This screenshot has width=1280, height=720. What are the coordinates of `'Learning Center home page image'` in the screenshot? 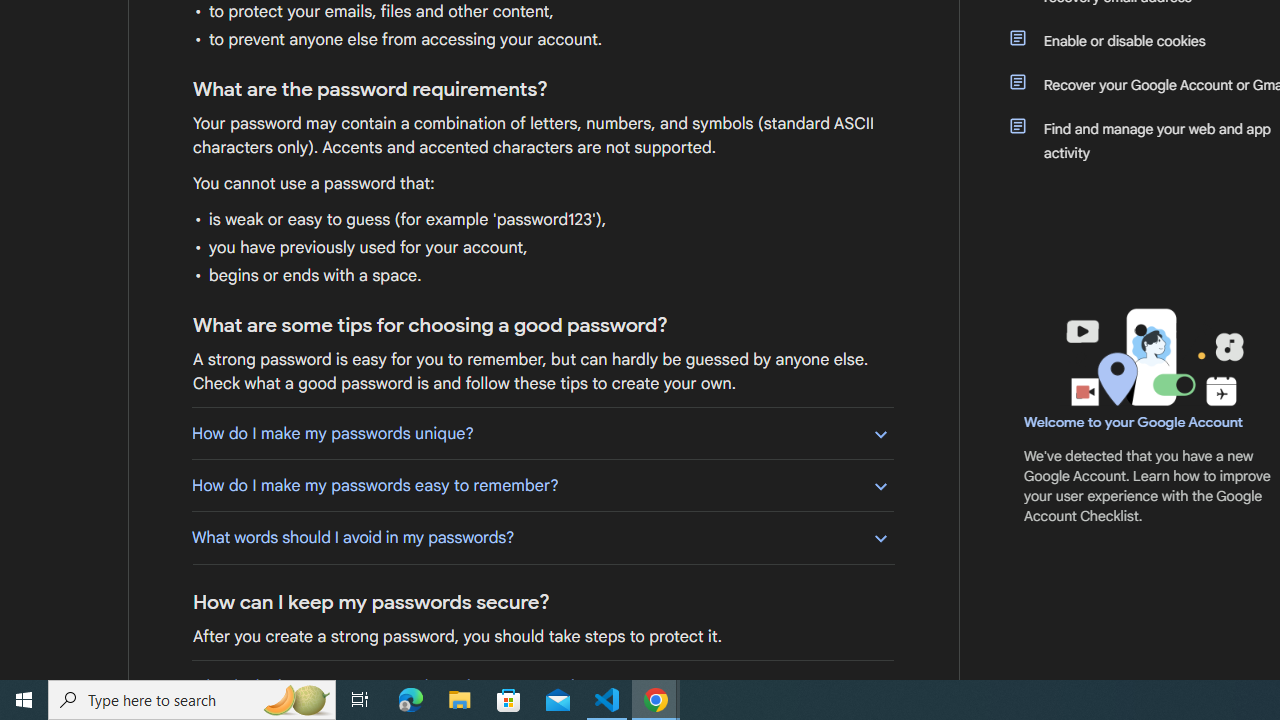 It's located at (1152, 356).